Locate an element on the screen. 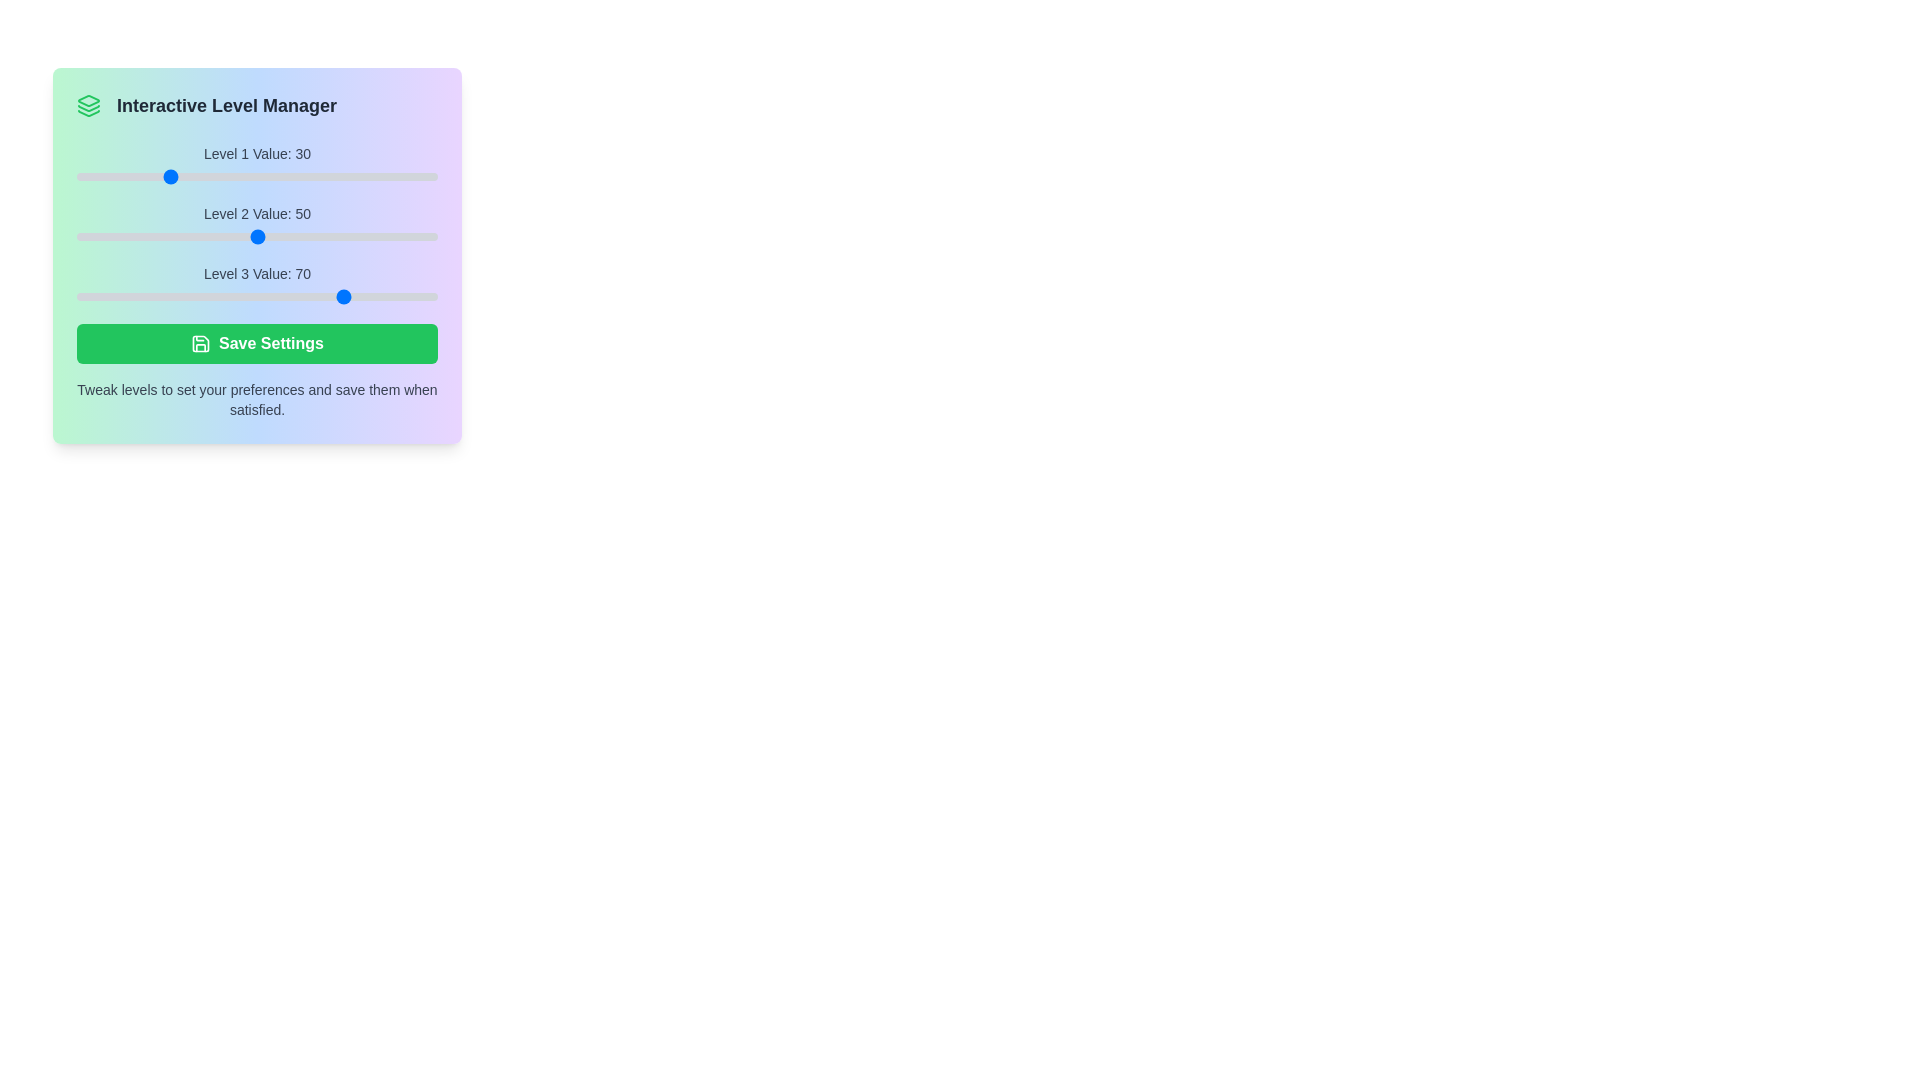 This screenshot has width=1920, height=1080. the green icon located on the leftmost side of the header labeled 'Interactive Level Manager' is located at coordinates (88, 105).